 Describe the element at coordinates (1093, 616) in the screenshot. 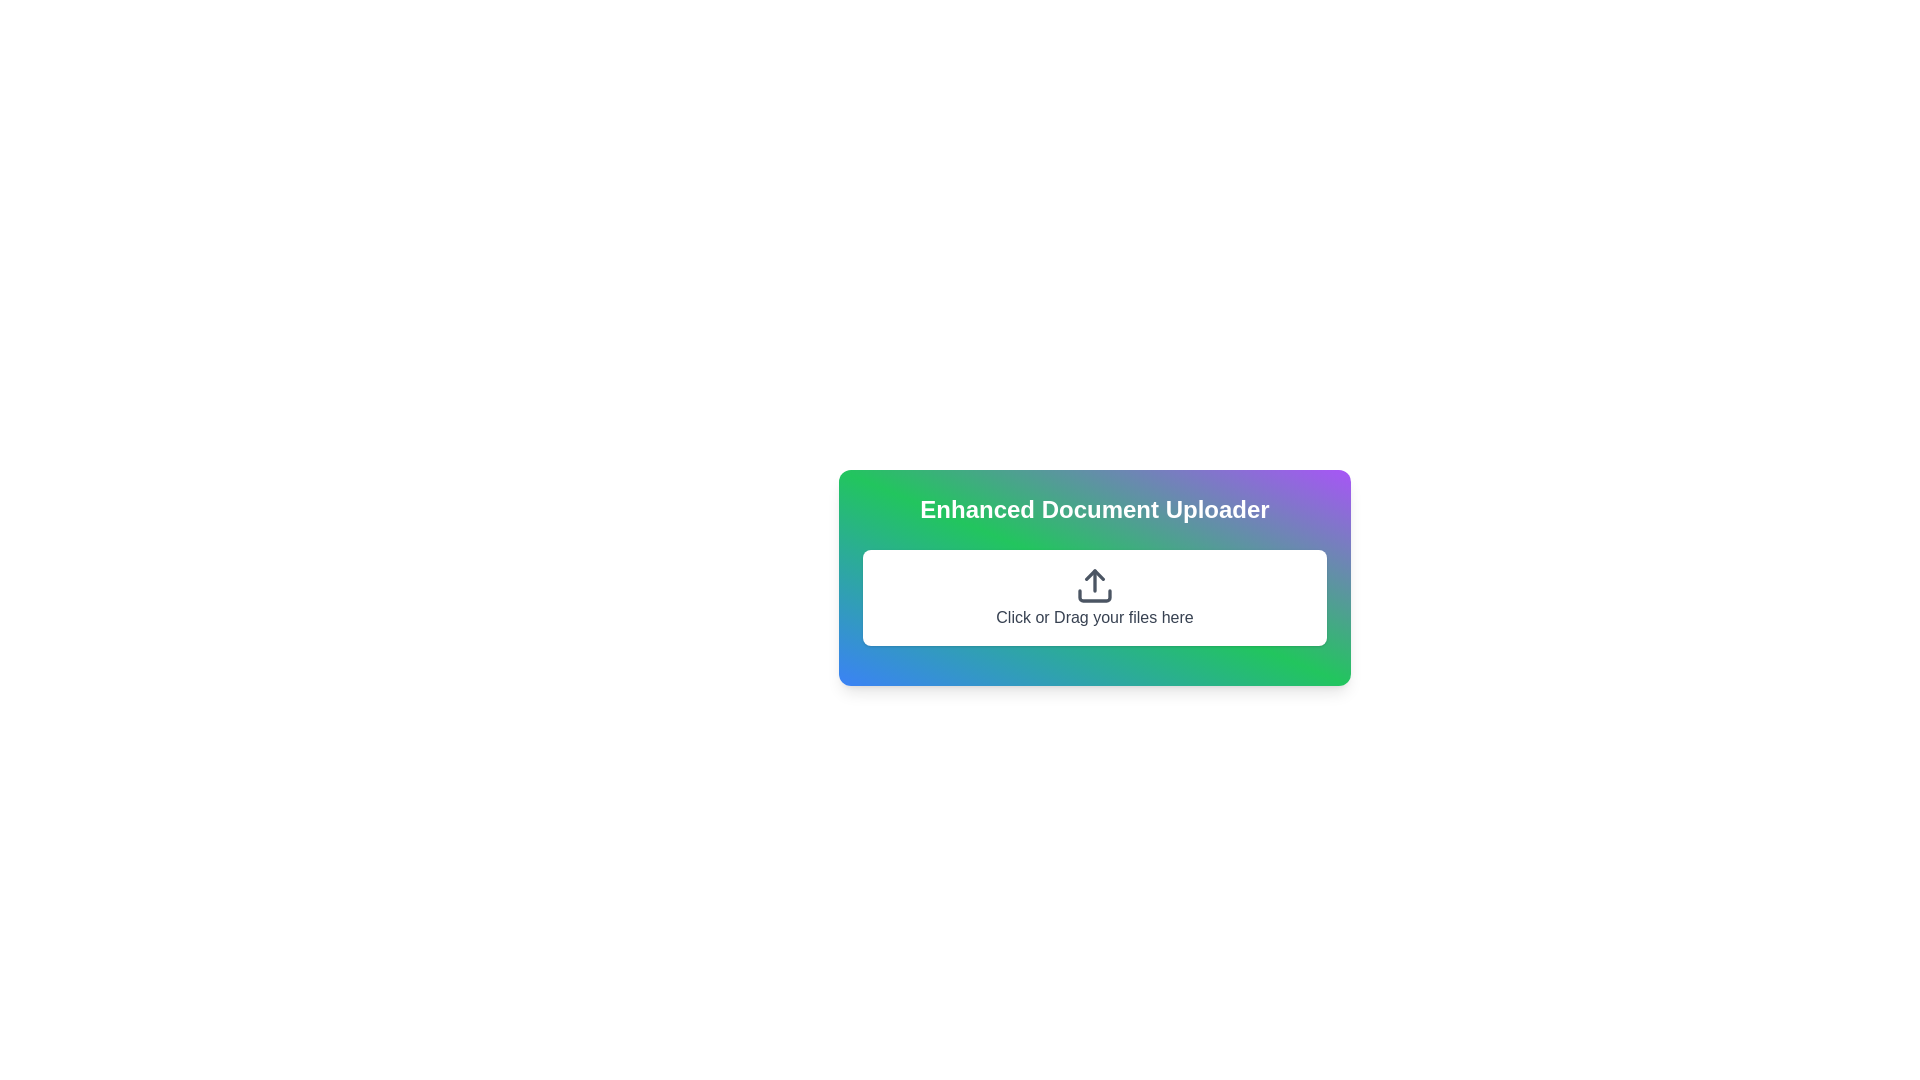

I see `the static text label that says 'Click or Drag your files here.' styled in gray within a white rounded box` at that location.